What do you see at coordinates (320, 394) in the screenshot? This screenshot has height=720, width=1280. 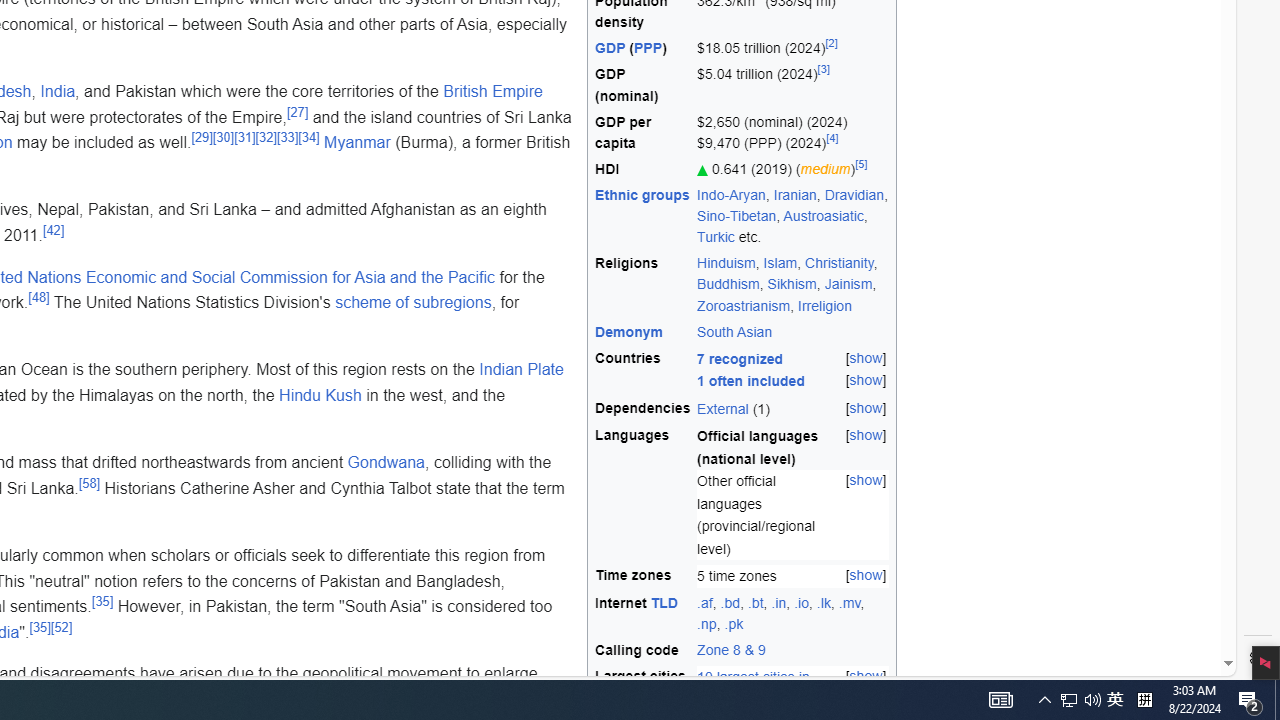 I see `'Hindu Kush'` at bounding box center [320, 394].